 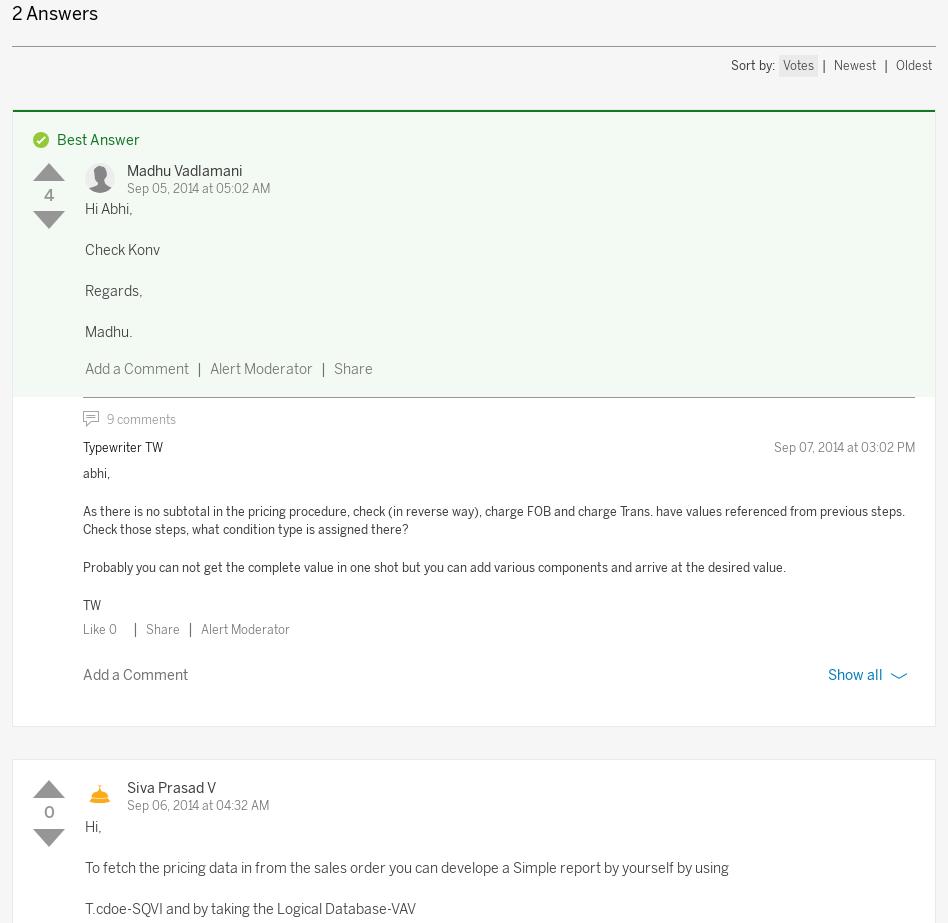 I want to click on '0', so click(x=48, y=811).